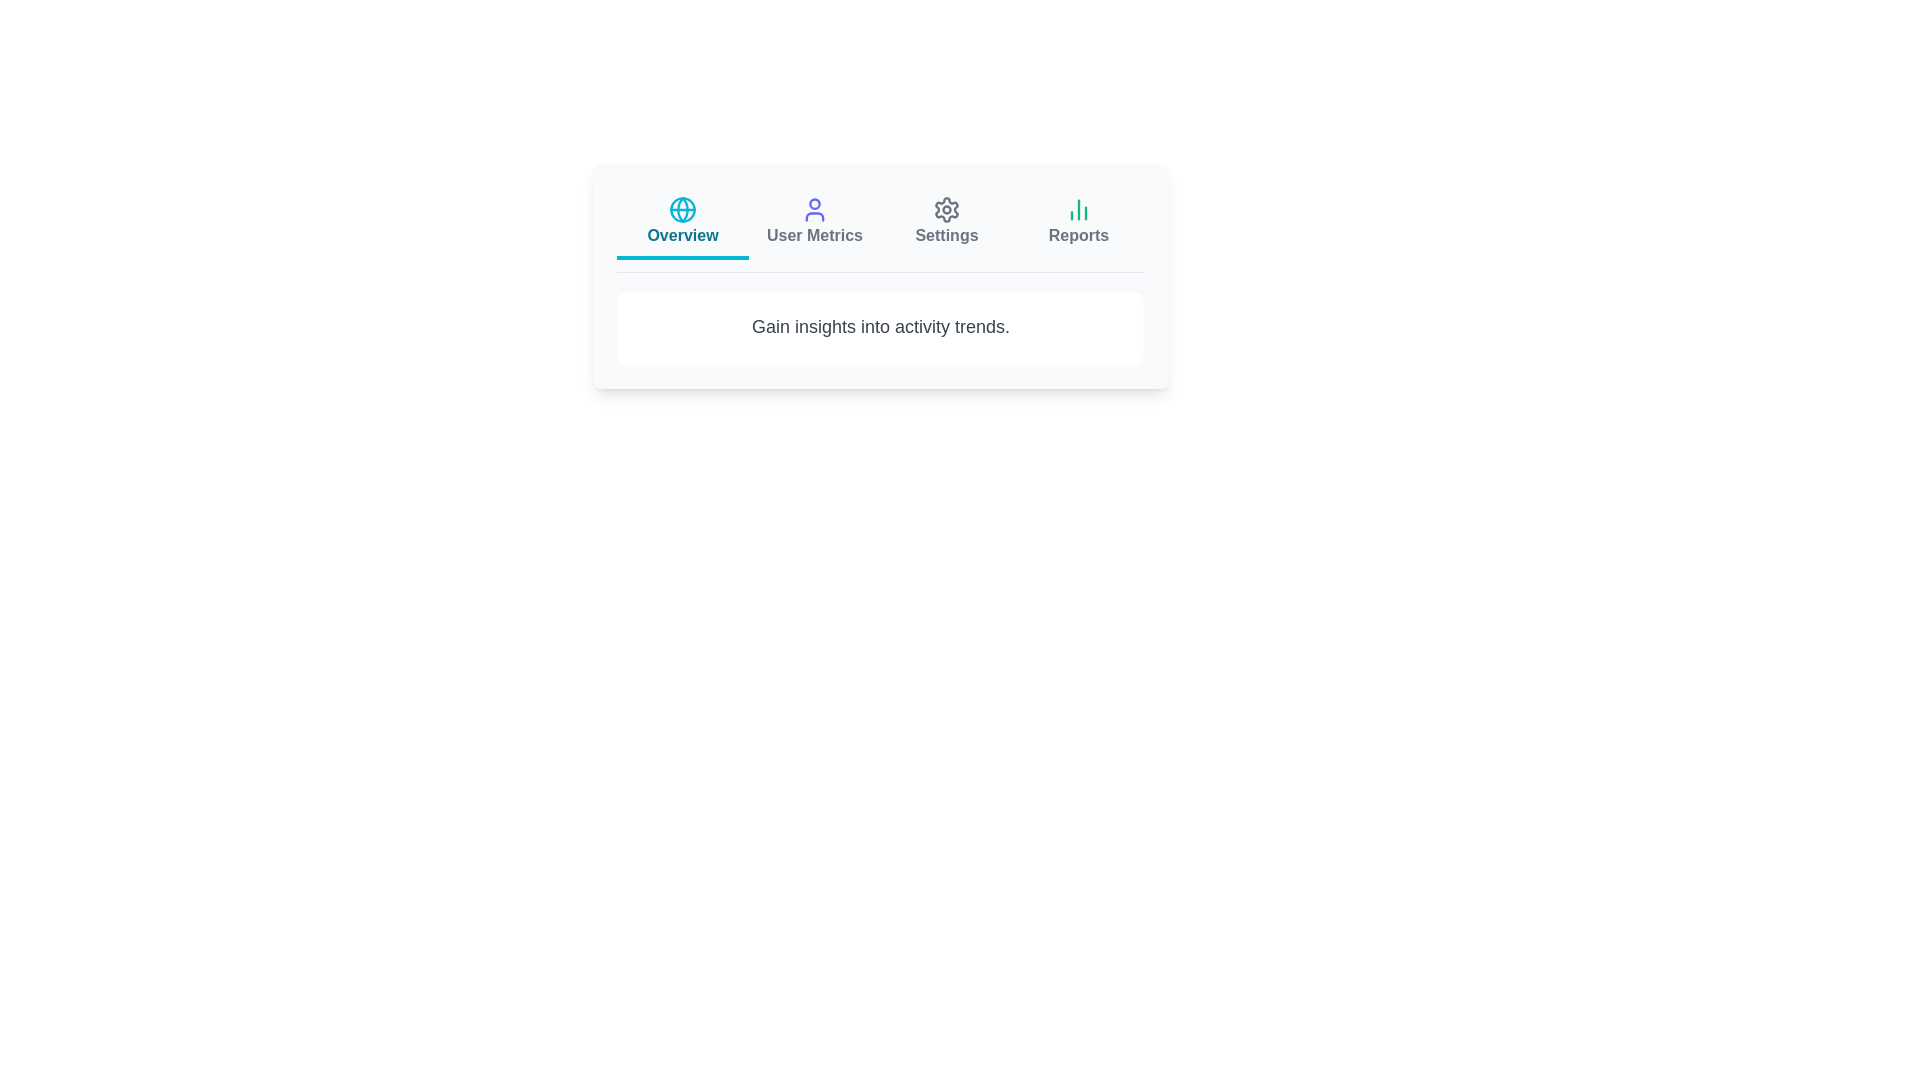  What do you see at coordinates (682, 209) in the screenshot?
I see `the icon of the tab labeled Overview` at bounding box center [682, 209].